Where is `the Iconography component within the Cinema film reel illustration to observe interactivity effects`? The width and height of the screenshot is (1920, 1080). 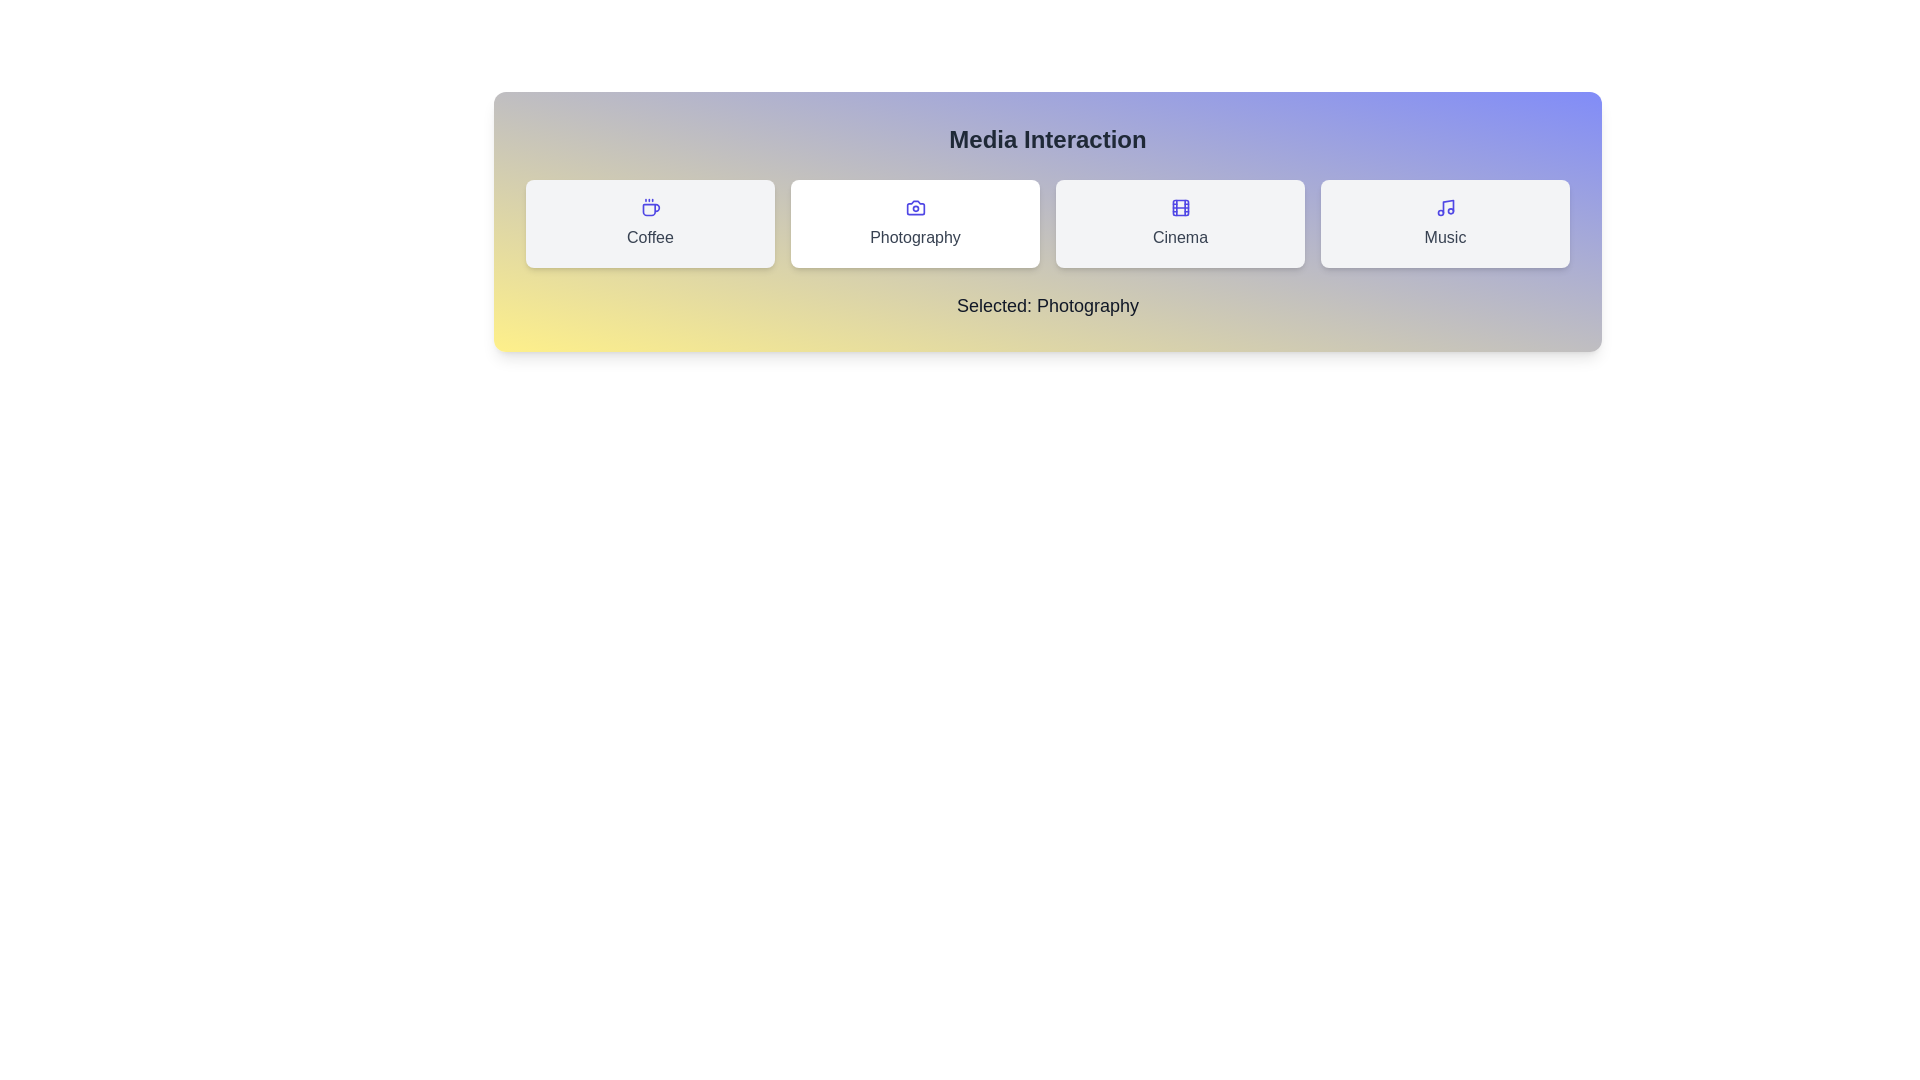
the Iconography component within the Cinema film reel illustration to observe interactivity effects is located at coordinates (1180, 208).